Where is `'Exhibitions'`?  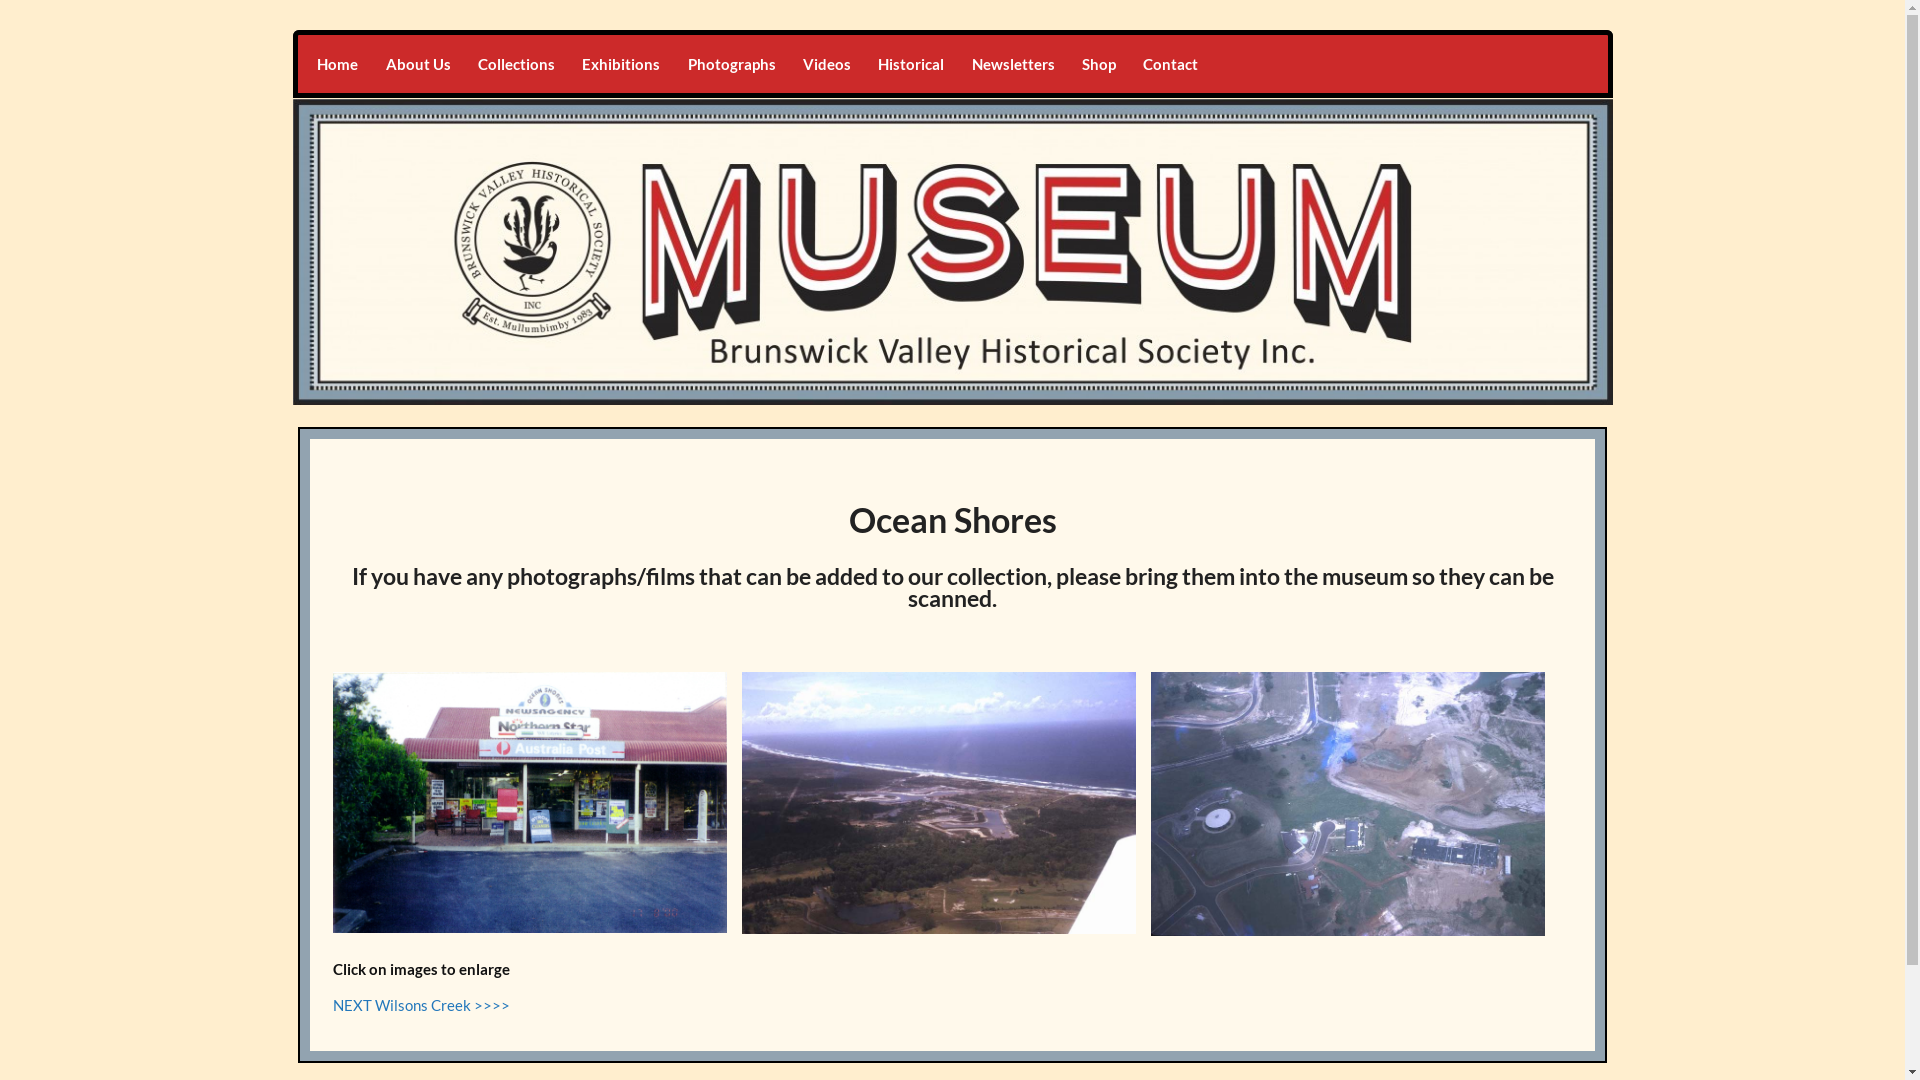
'Exhibitions' is located at coordinates (620, 63).